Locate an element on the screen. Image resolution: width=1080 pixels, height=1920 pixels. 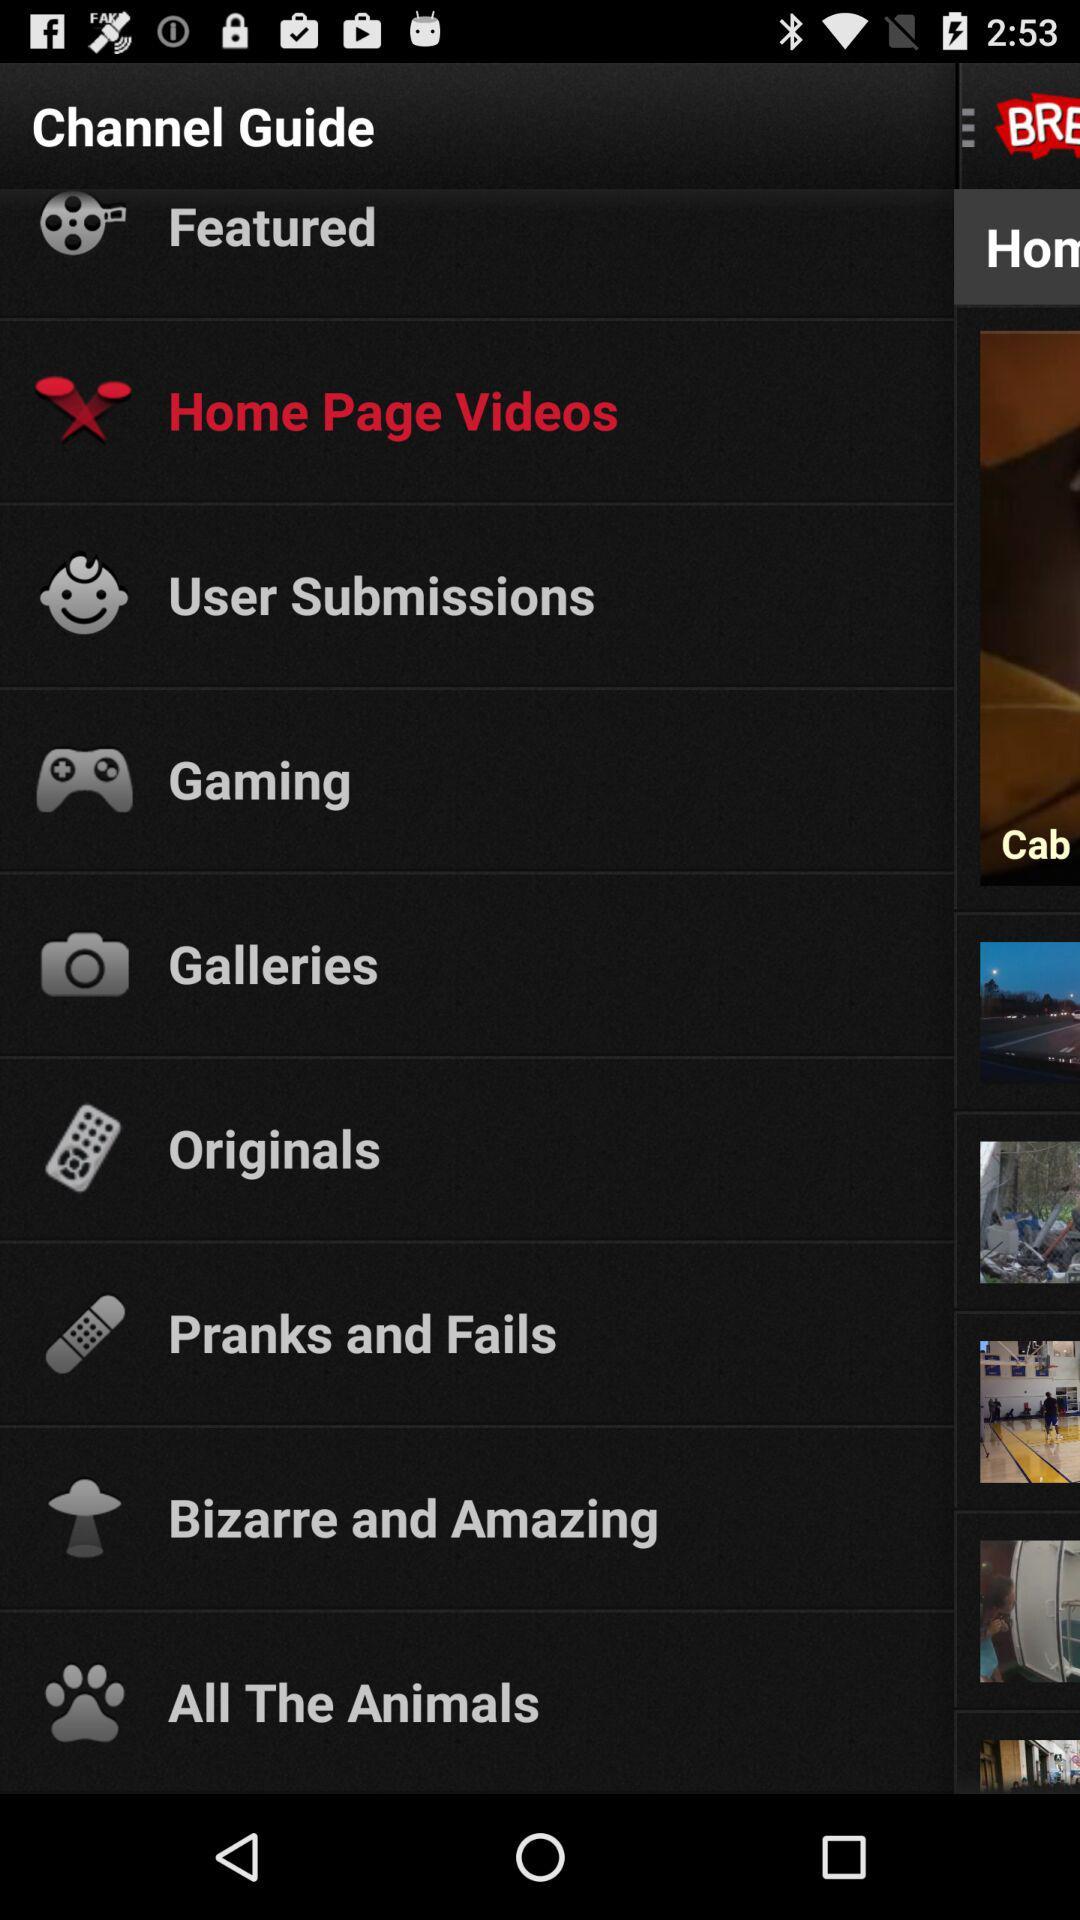
icon above the cab driver claims app is located at coordinates (1030, 332).